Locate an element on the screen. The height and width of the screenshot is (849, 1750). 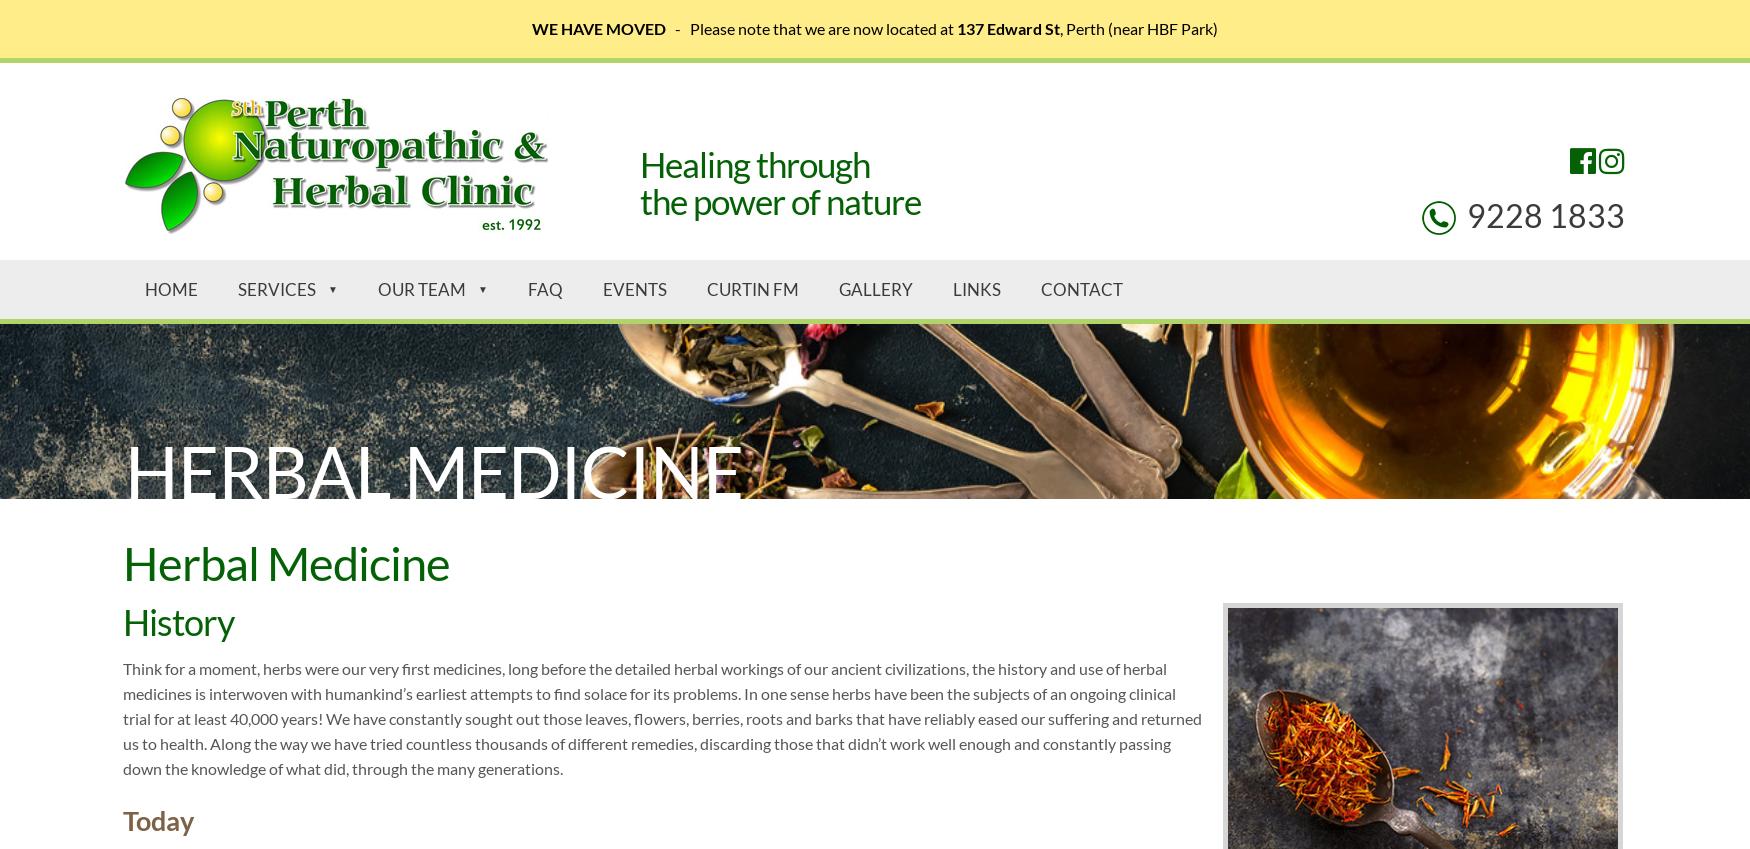
'Think for a moment, herbs were our very first medicines, long before the detailed herbal workings of our ancient civilizations, the history and use of herbal medicines is interwoven with humankind’s earliest attempts to find solace for its problems. In one sense herbs have been the subjects of an ongoing clinical trial for at least 40,000 years! We have constantly sought out those leaves, flowers, berries, roots and barks that have reliably eased our suffering and returned us to health. Along the way we have tried countless thousands of different remedies, discarding those that didn’t work well enough and constantly passing down the knowledge of what did, through the many generations.' is located at coordinates (660, 717).